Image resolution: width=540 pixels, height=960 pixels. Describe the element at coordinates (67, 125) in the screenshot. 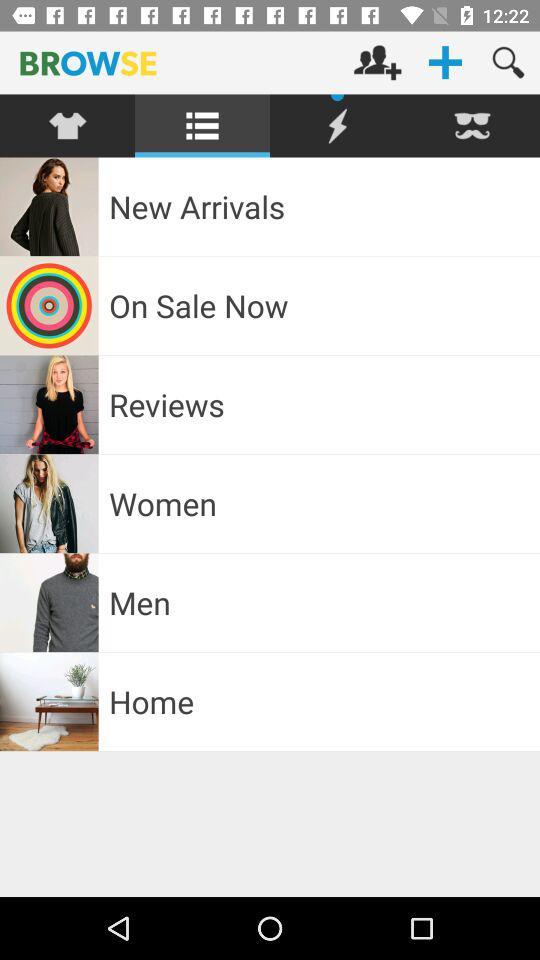

I see `clothing options` at that location.